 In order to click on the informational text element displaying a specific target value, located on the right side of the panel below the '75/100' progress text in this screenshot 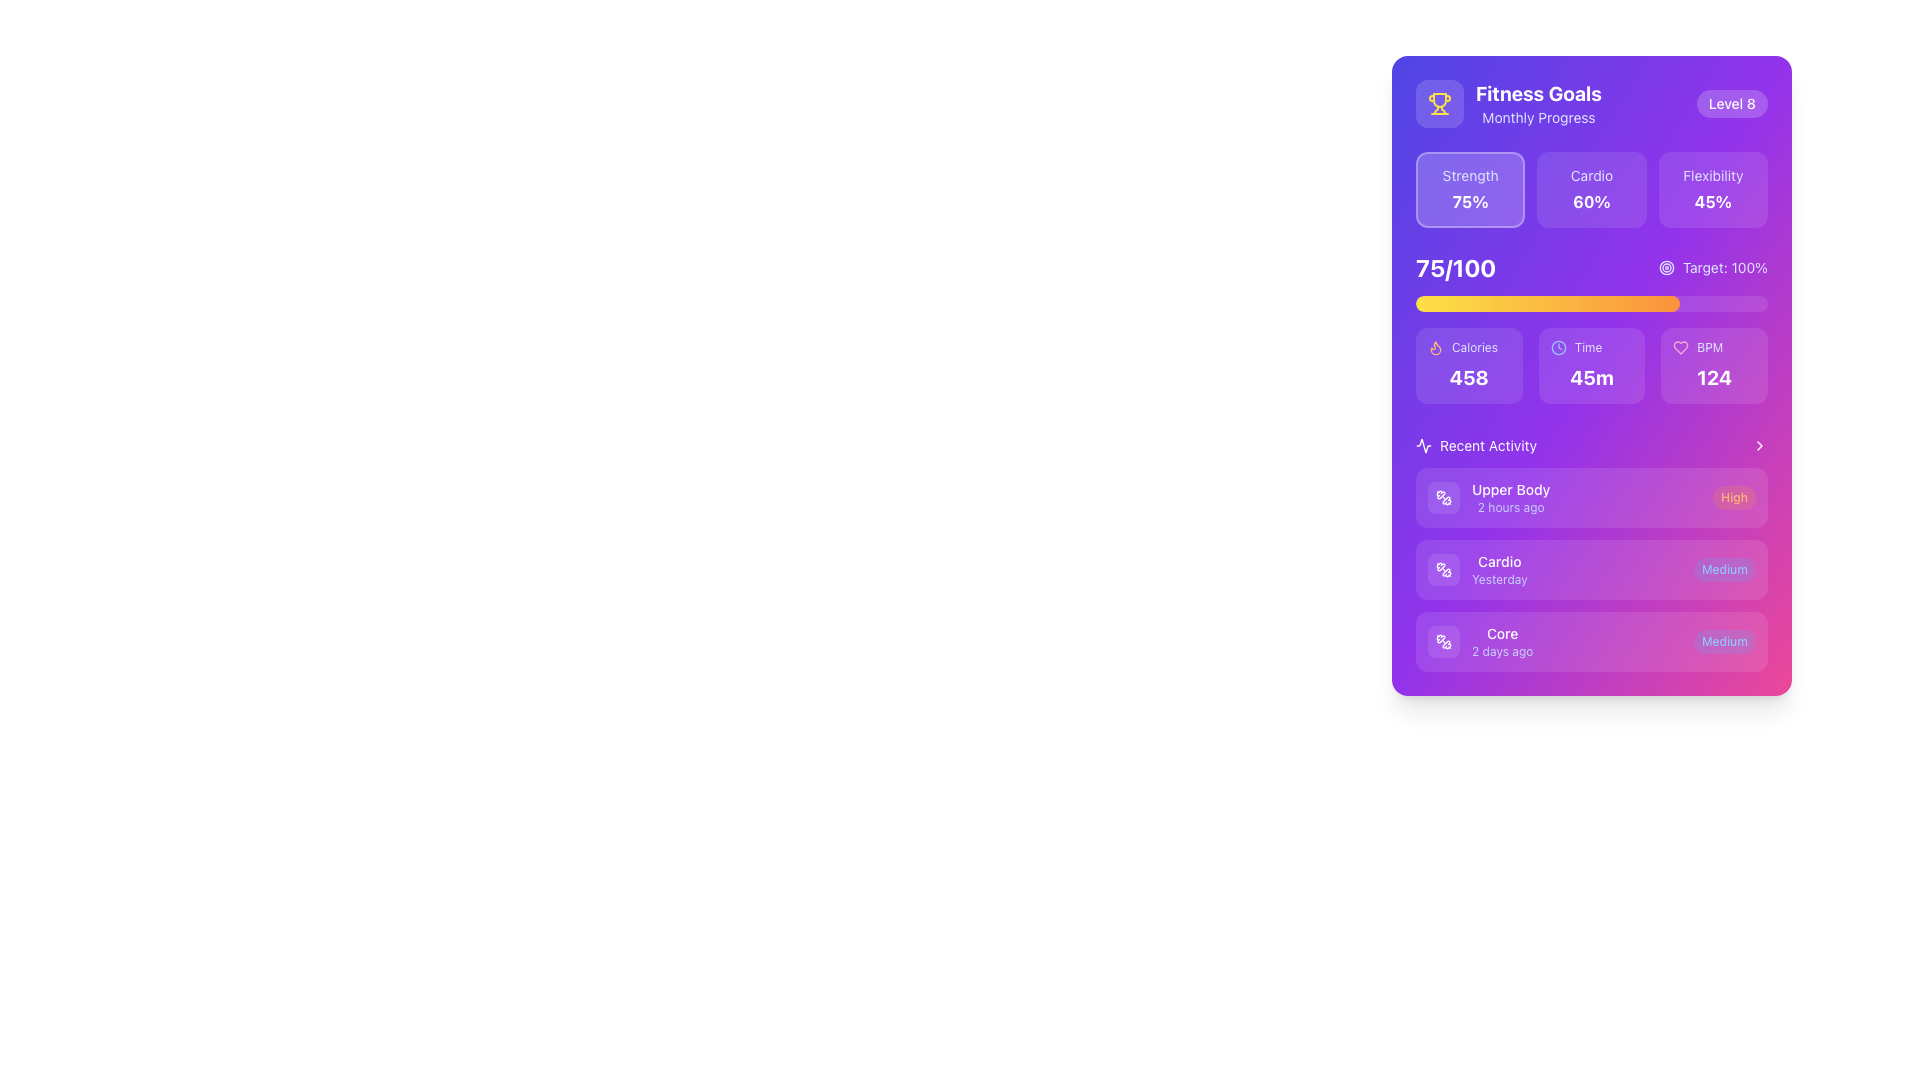, I will do `click(1712, 266)`.